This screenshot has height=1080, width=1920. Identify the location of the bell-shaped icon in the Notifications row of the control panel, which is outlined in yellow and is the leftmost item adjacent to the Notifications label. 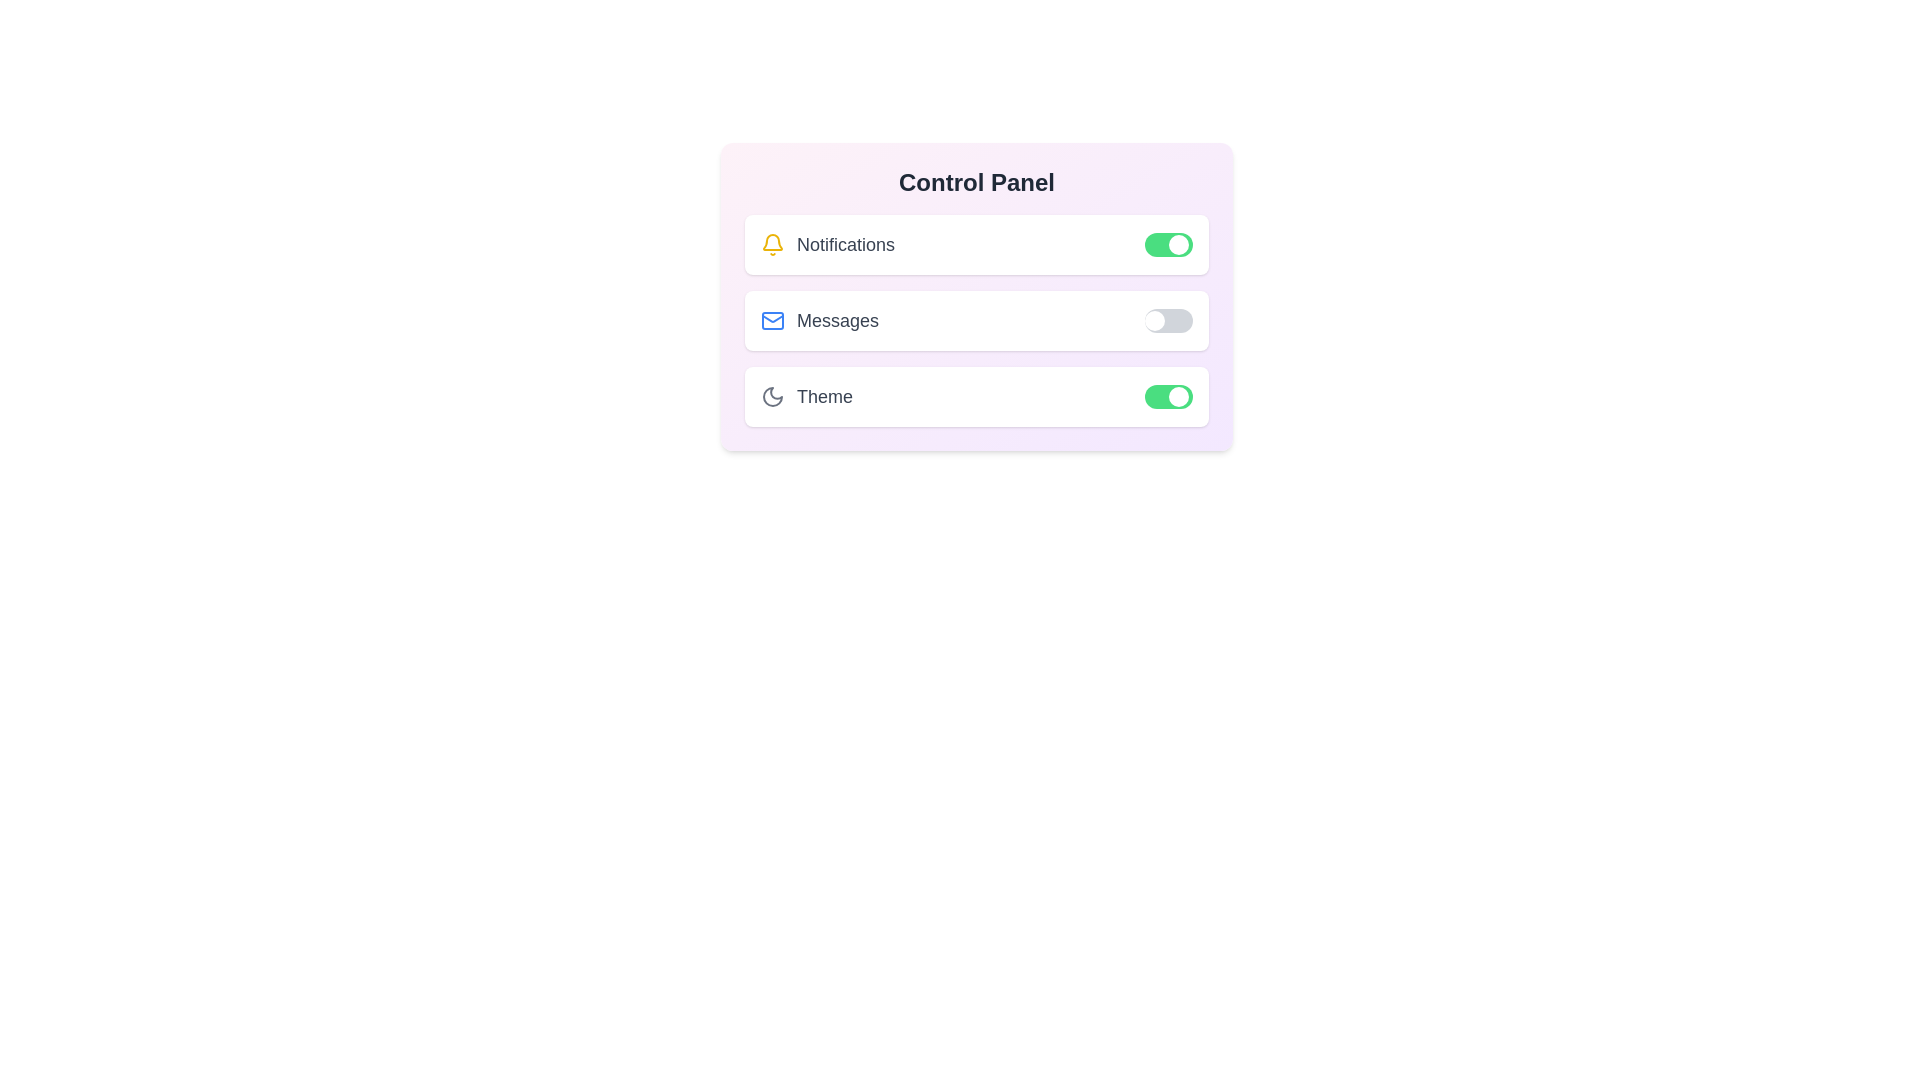
(771, 241).